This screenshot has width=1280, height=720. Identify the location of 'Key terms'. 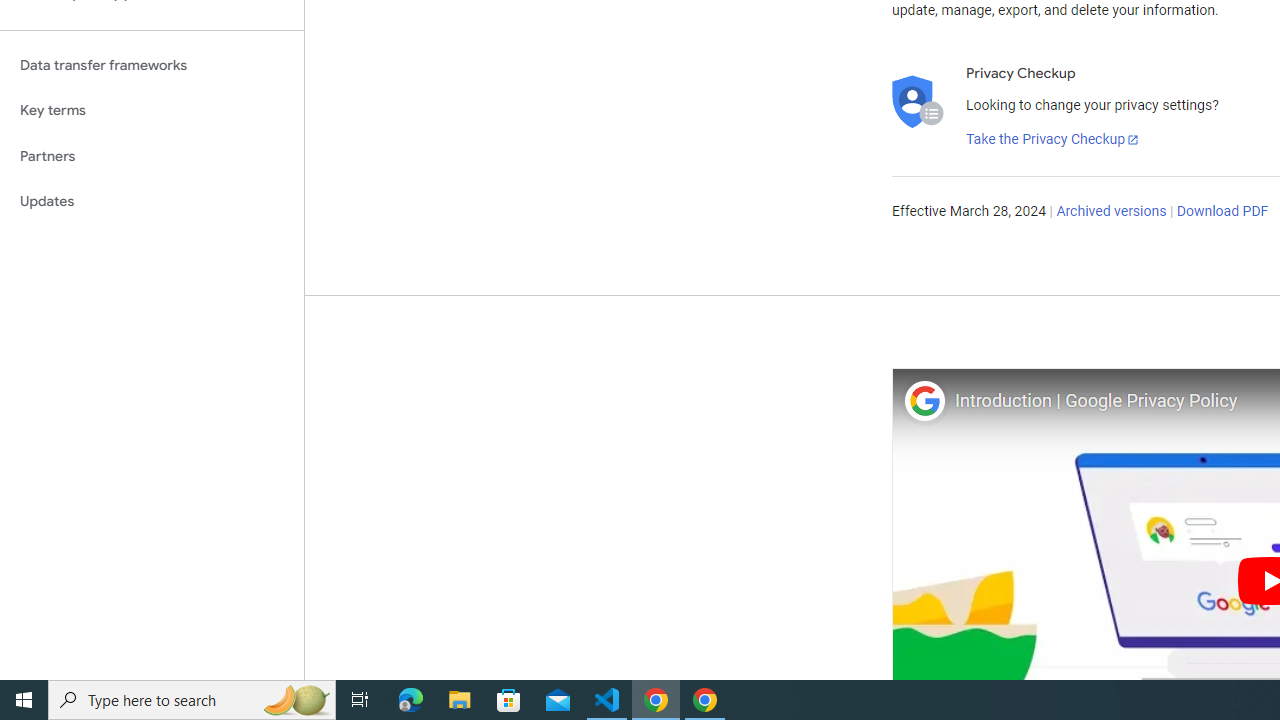
(151, 110).